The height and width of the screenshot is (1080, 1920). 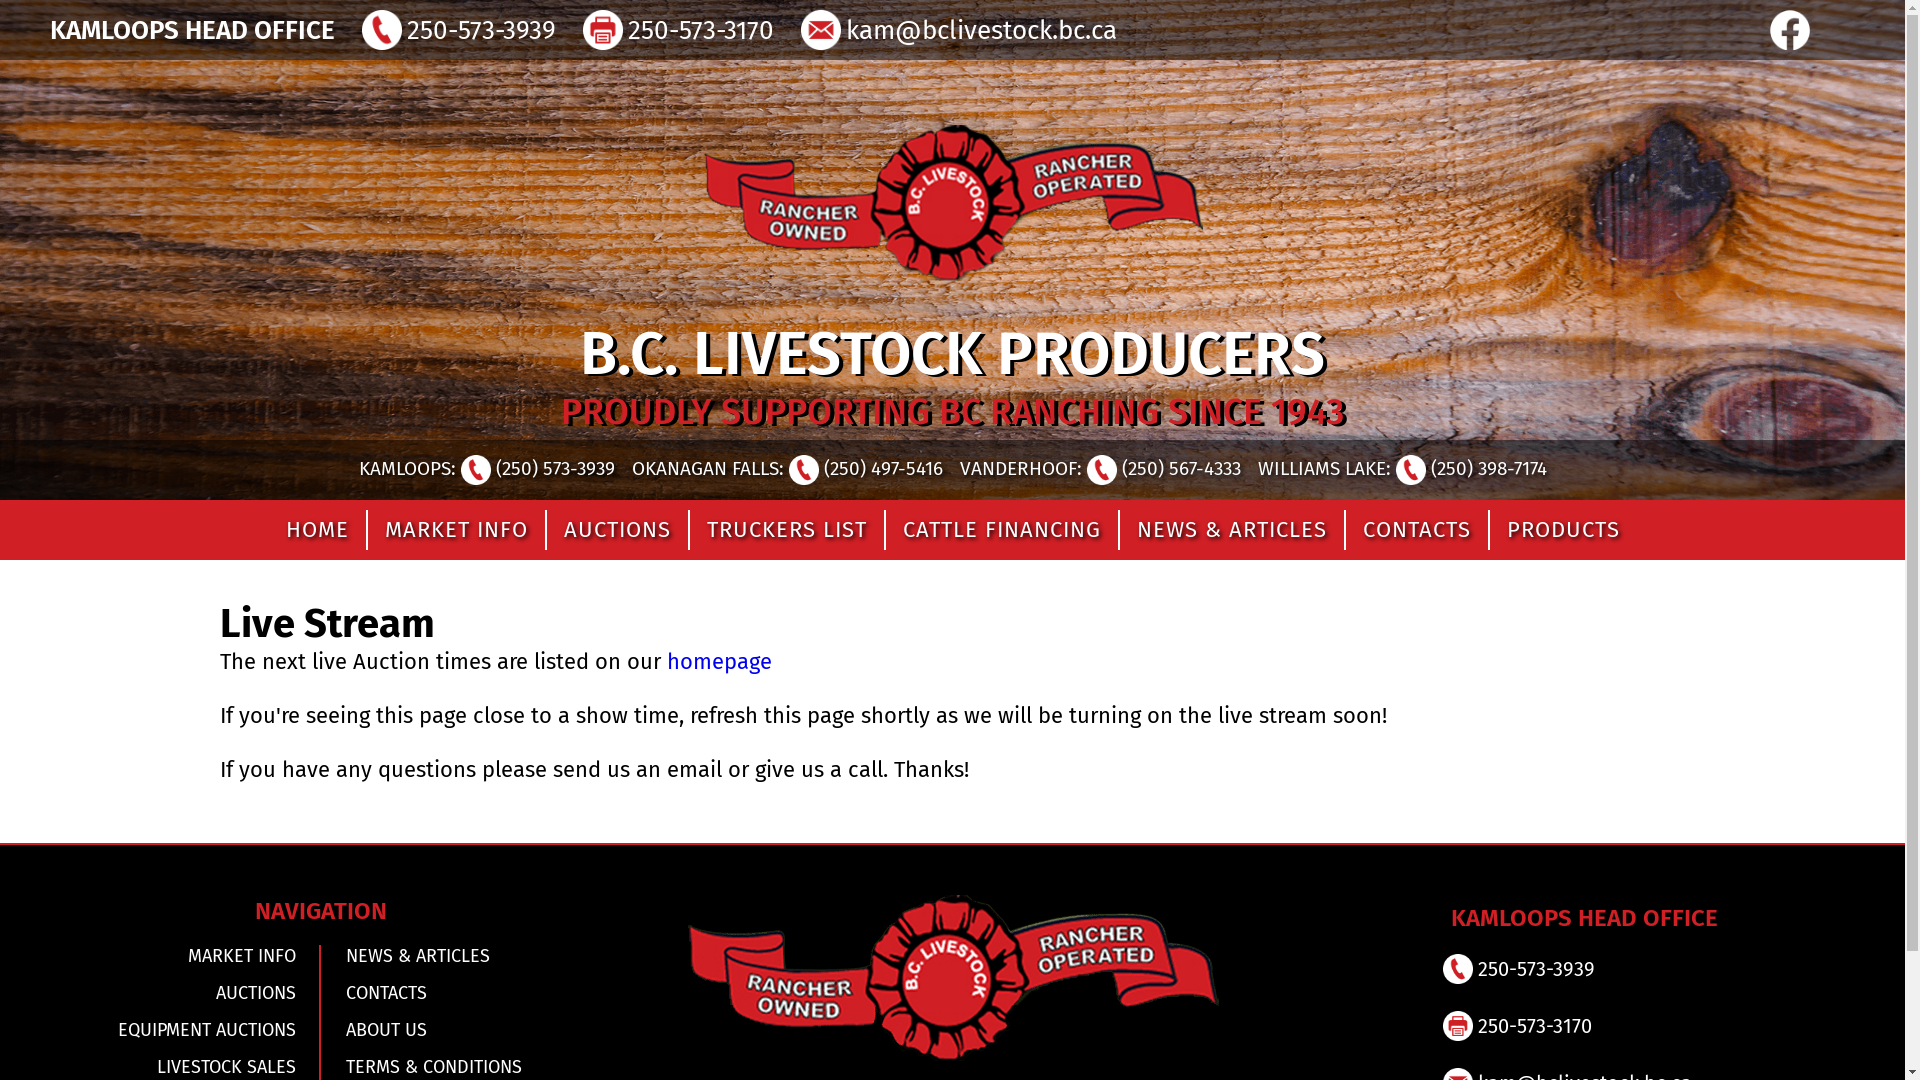 What do you see at coordinates (172, 1066) in the screenshot?
I see `'LIVESTOCK SALES'` at bounding box center [172, 1066].